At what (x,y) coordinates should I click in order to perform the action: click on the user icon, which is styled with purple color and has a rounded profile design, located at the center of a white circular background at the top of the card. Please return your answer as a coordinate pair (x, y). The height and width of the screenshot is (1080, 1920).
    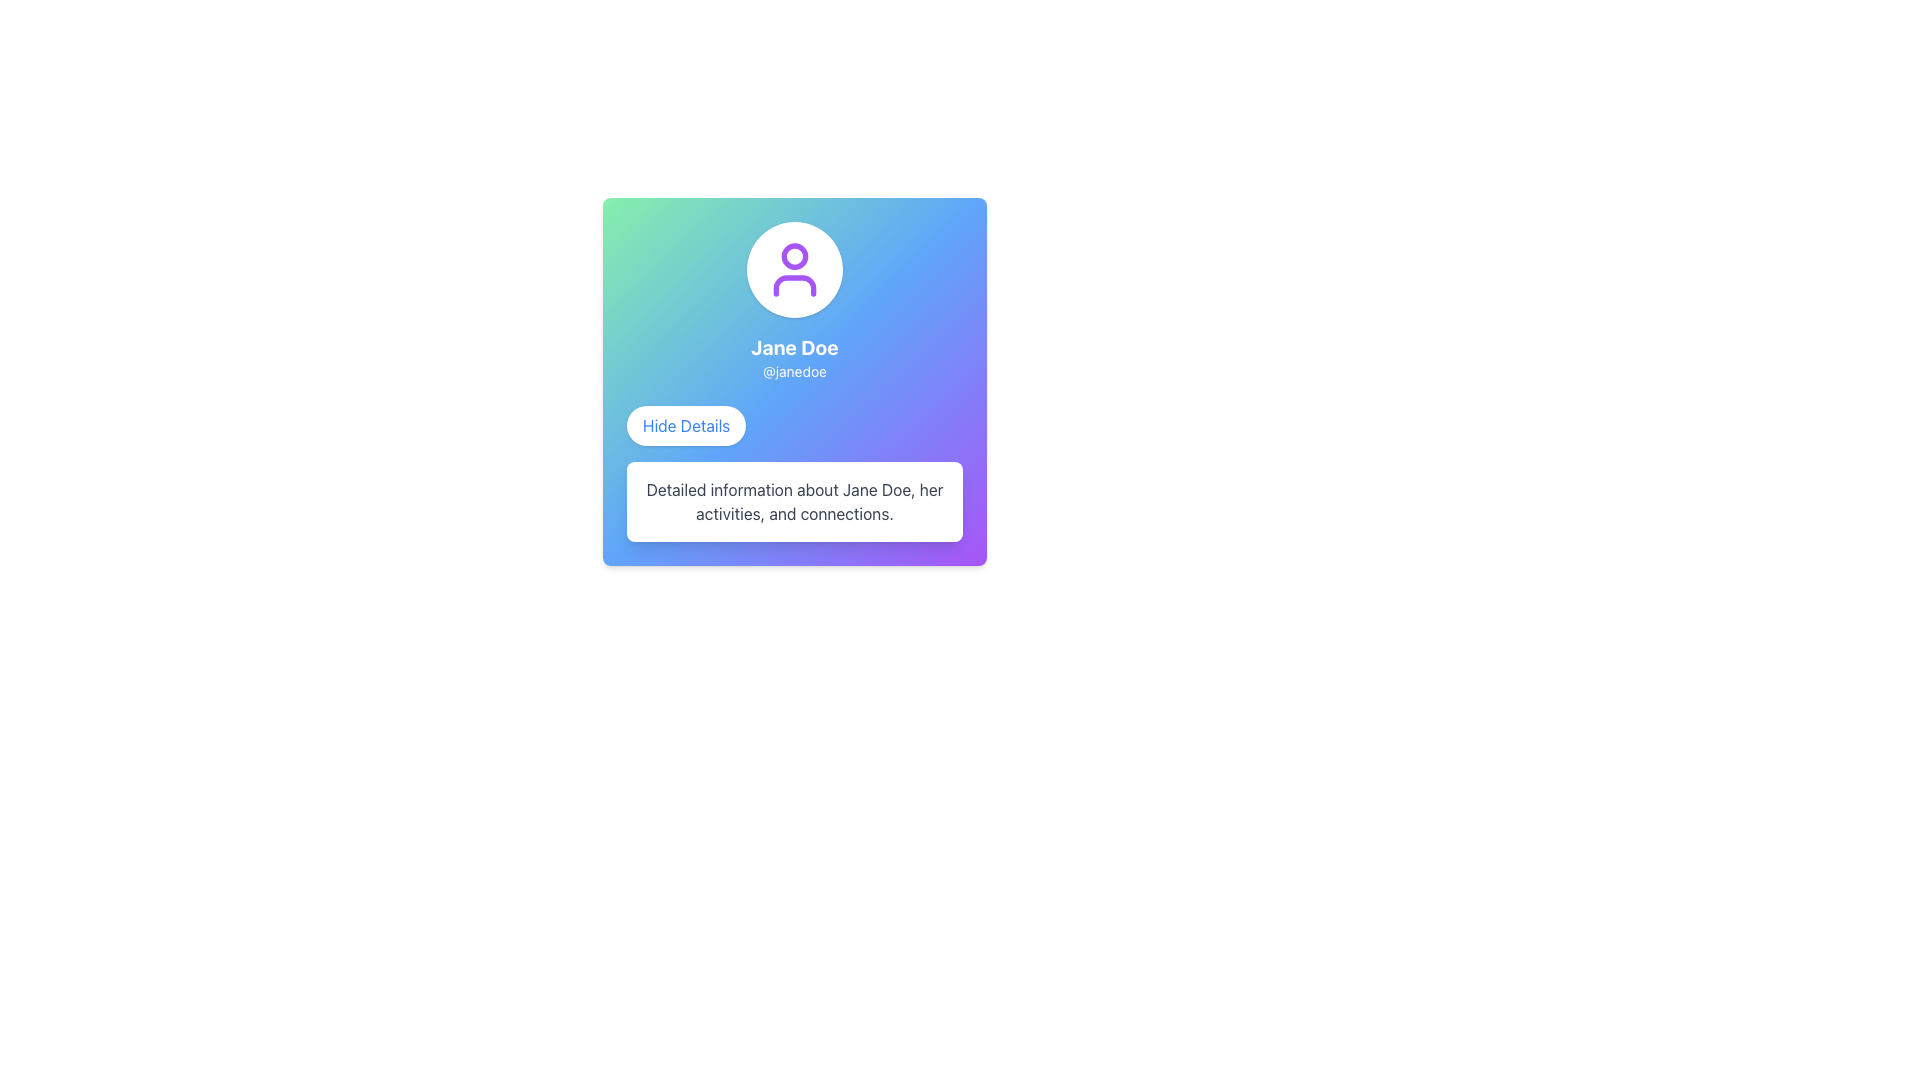
    Looking at the image, I should click on (794, 270).